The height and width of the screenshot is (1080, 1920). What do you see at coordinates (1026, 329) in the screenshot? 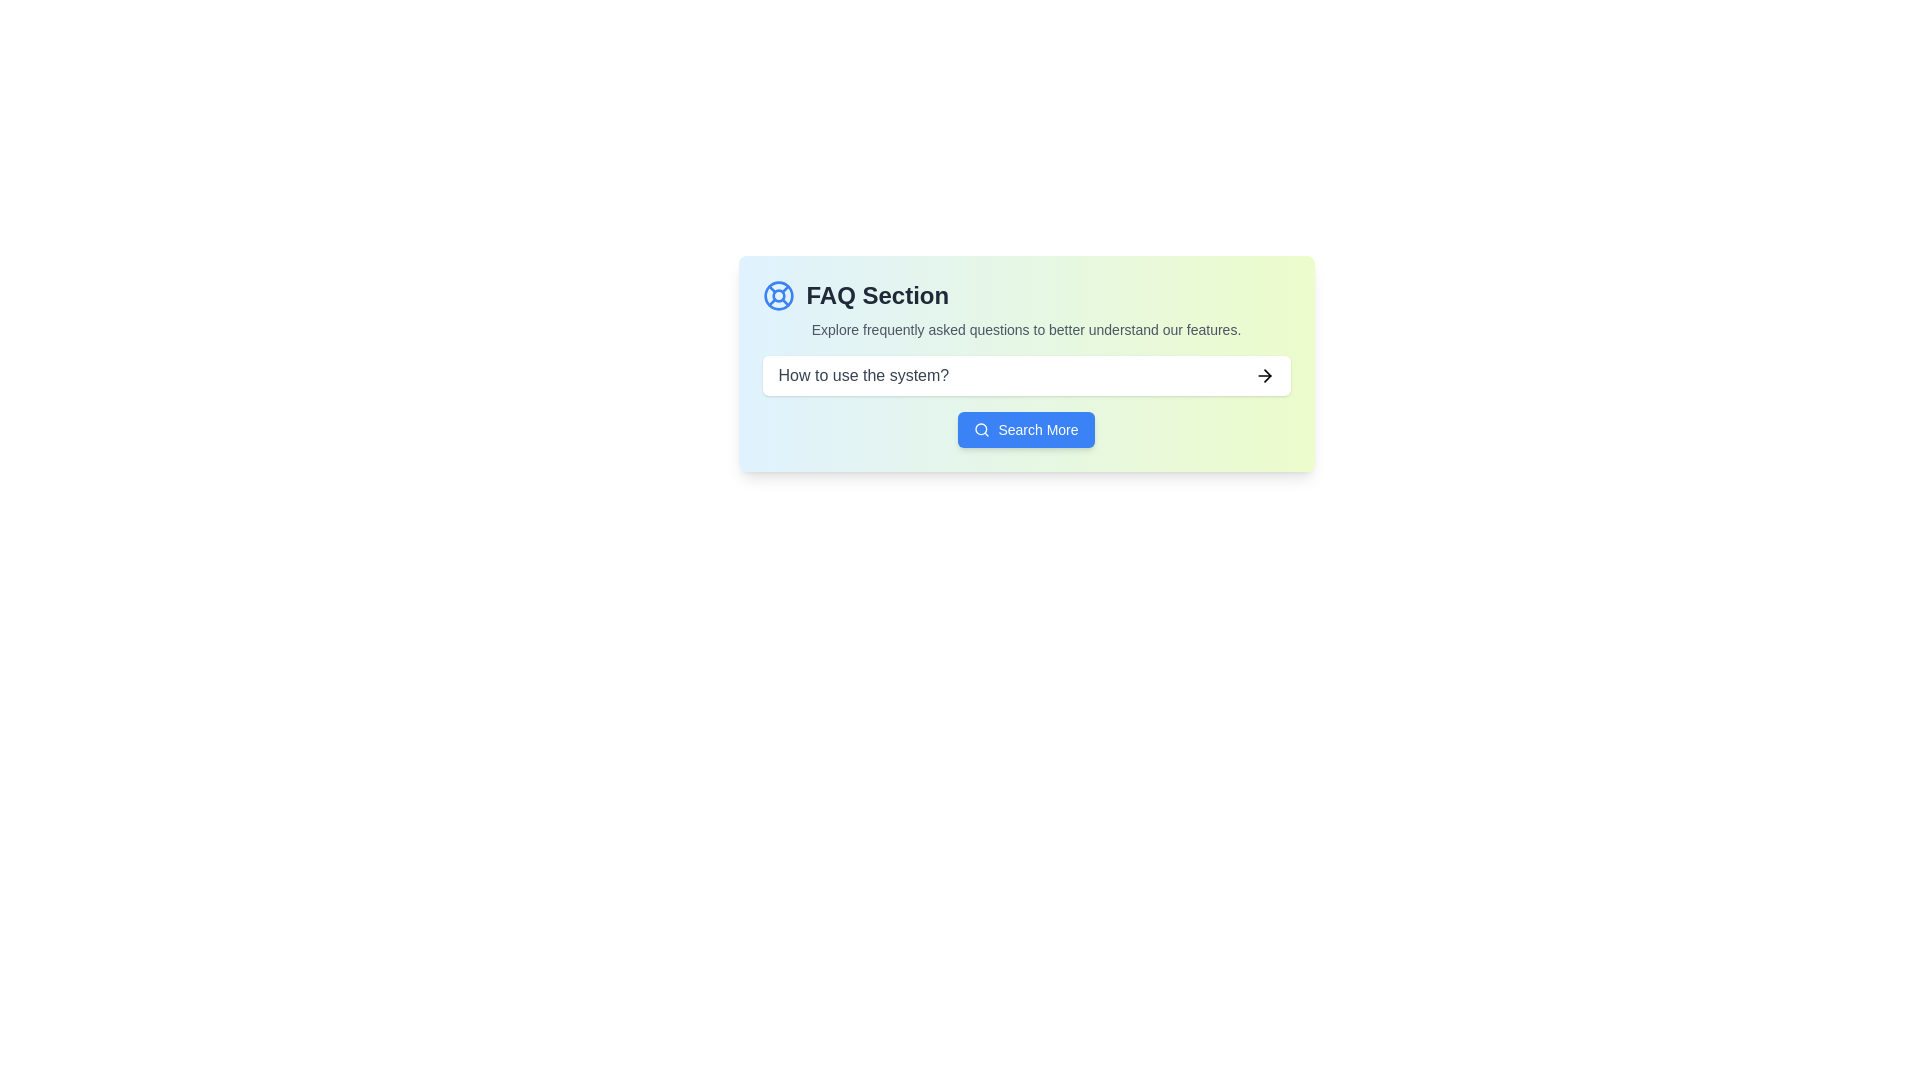
I see `the text block containing 'Explore frequently asked questions to better understand our features.' which is positioned centrally under the bold heading 'FAQ Section.'` at bounding box center [1026, 329].